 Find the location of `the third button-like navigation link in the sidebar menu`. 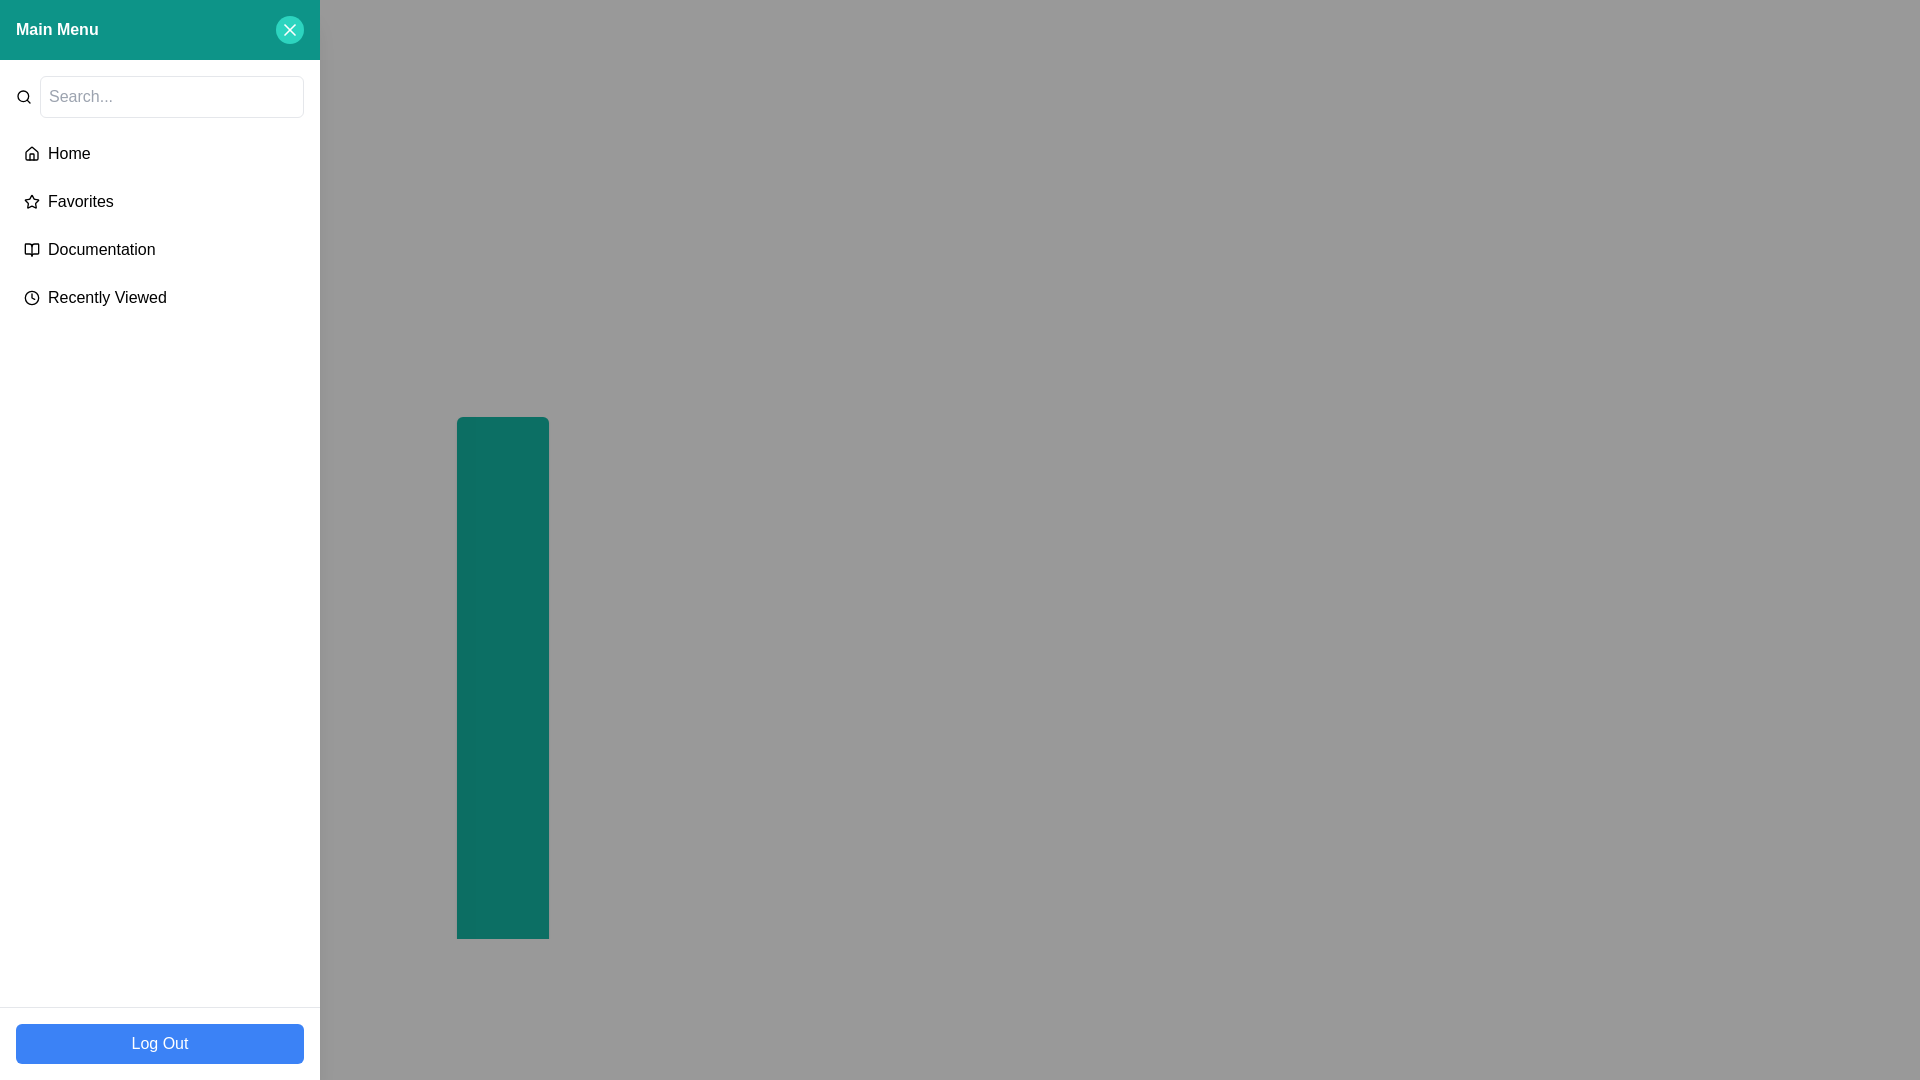

the third button-like navigation link in the sidebar menu is located at coordinates (158, 249).